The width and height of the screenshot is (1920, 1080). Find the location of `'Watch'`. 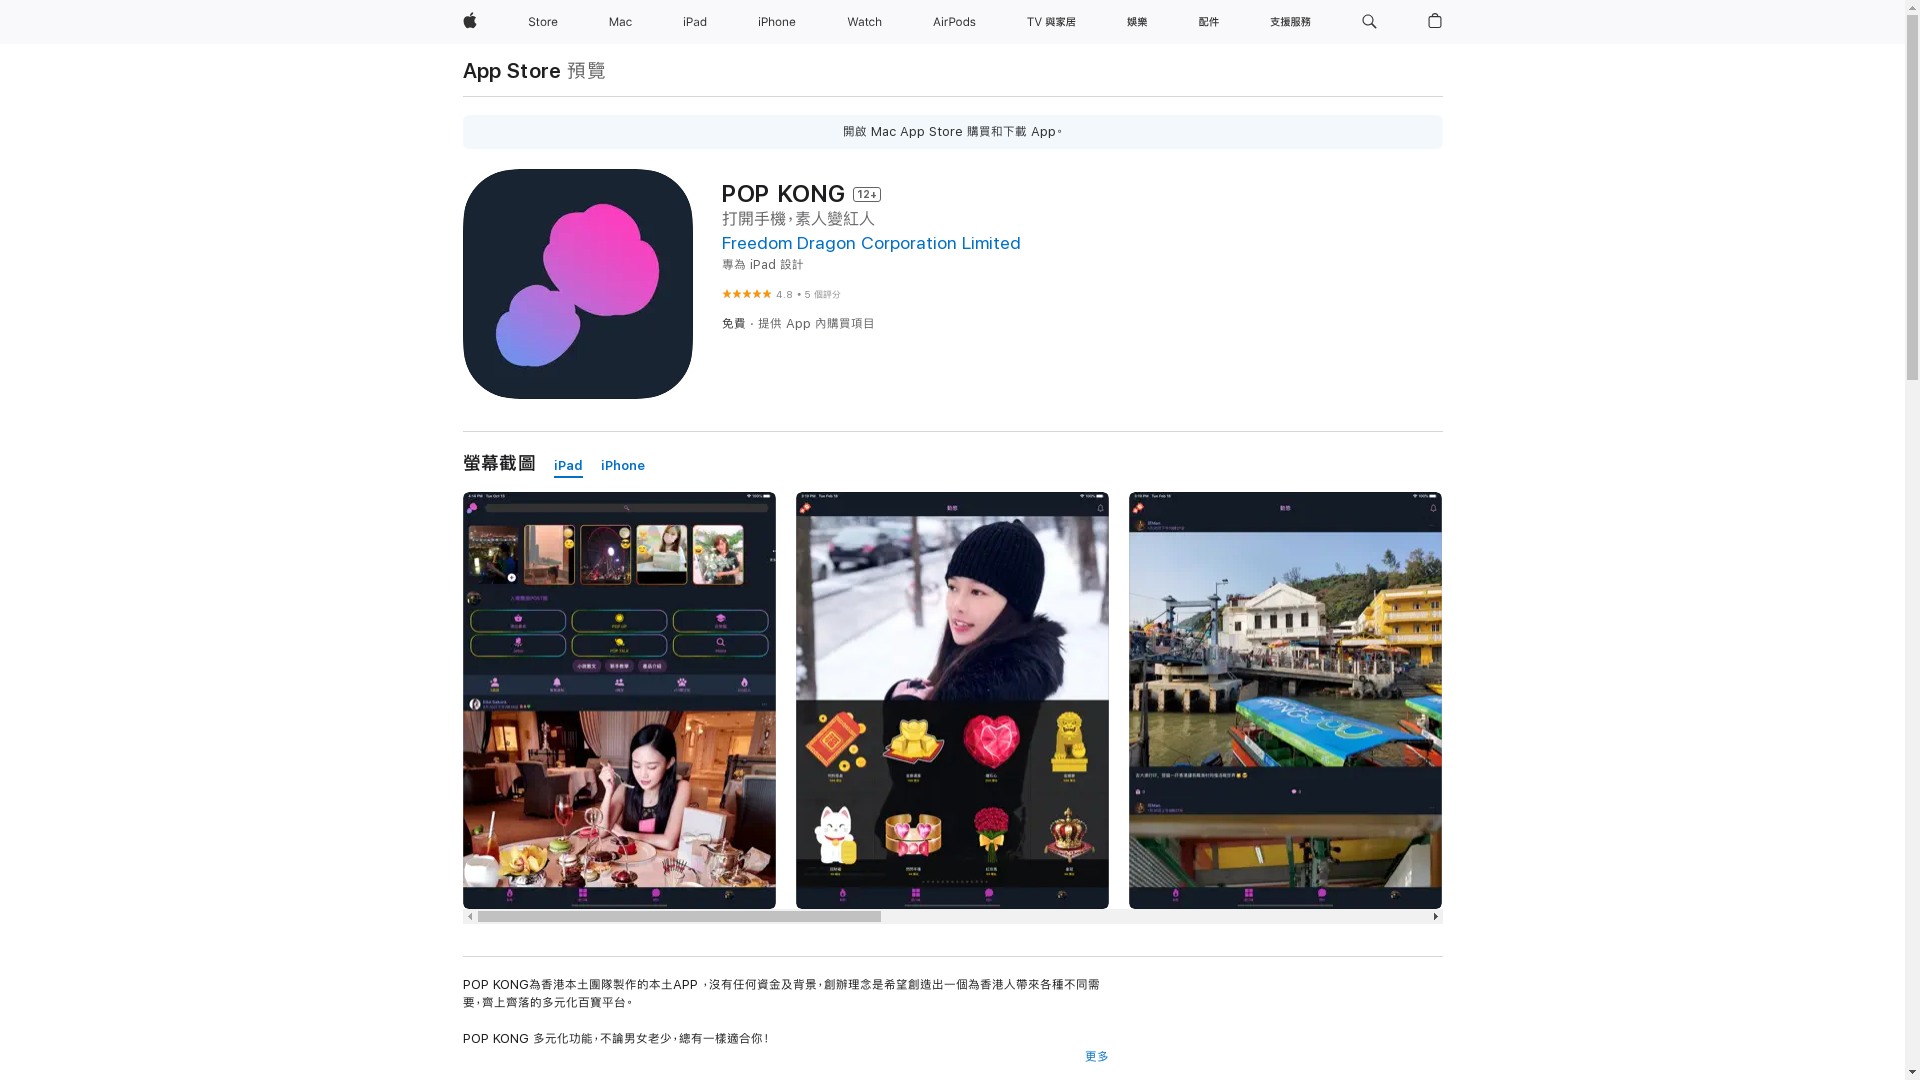

'Watch' is located at coordinates (839, 22).